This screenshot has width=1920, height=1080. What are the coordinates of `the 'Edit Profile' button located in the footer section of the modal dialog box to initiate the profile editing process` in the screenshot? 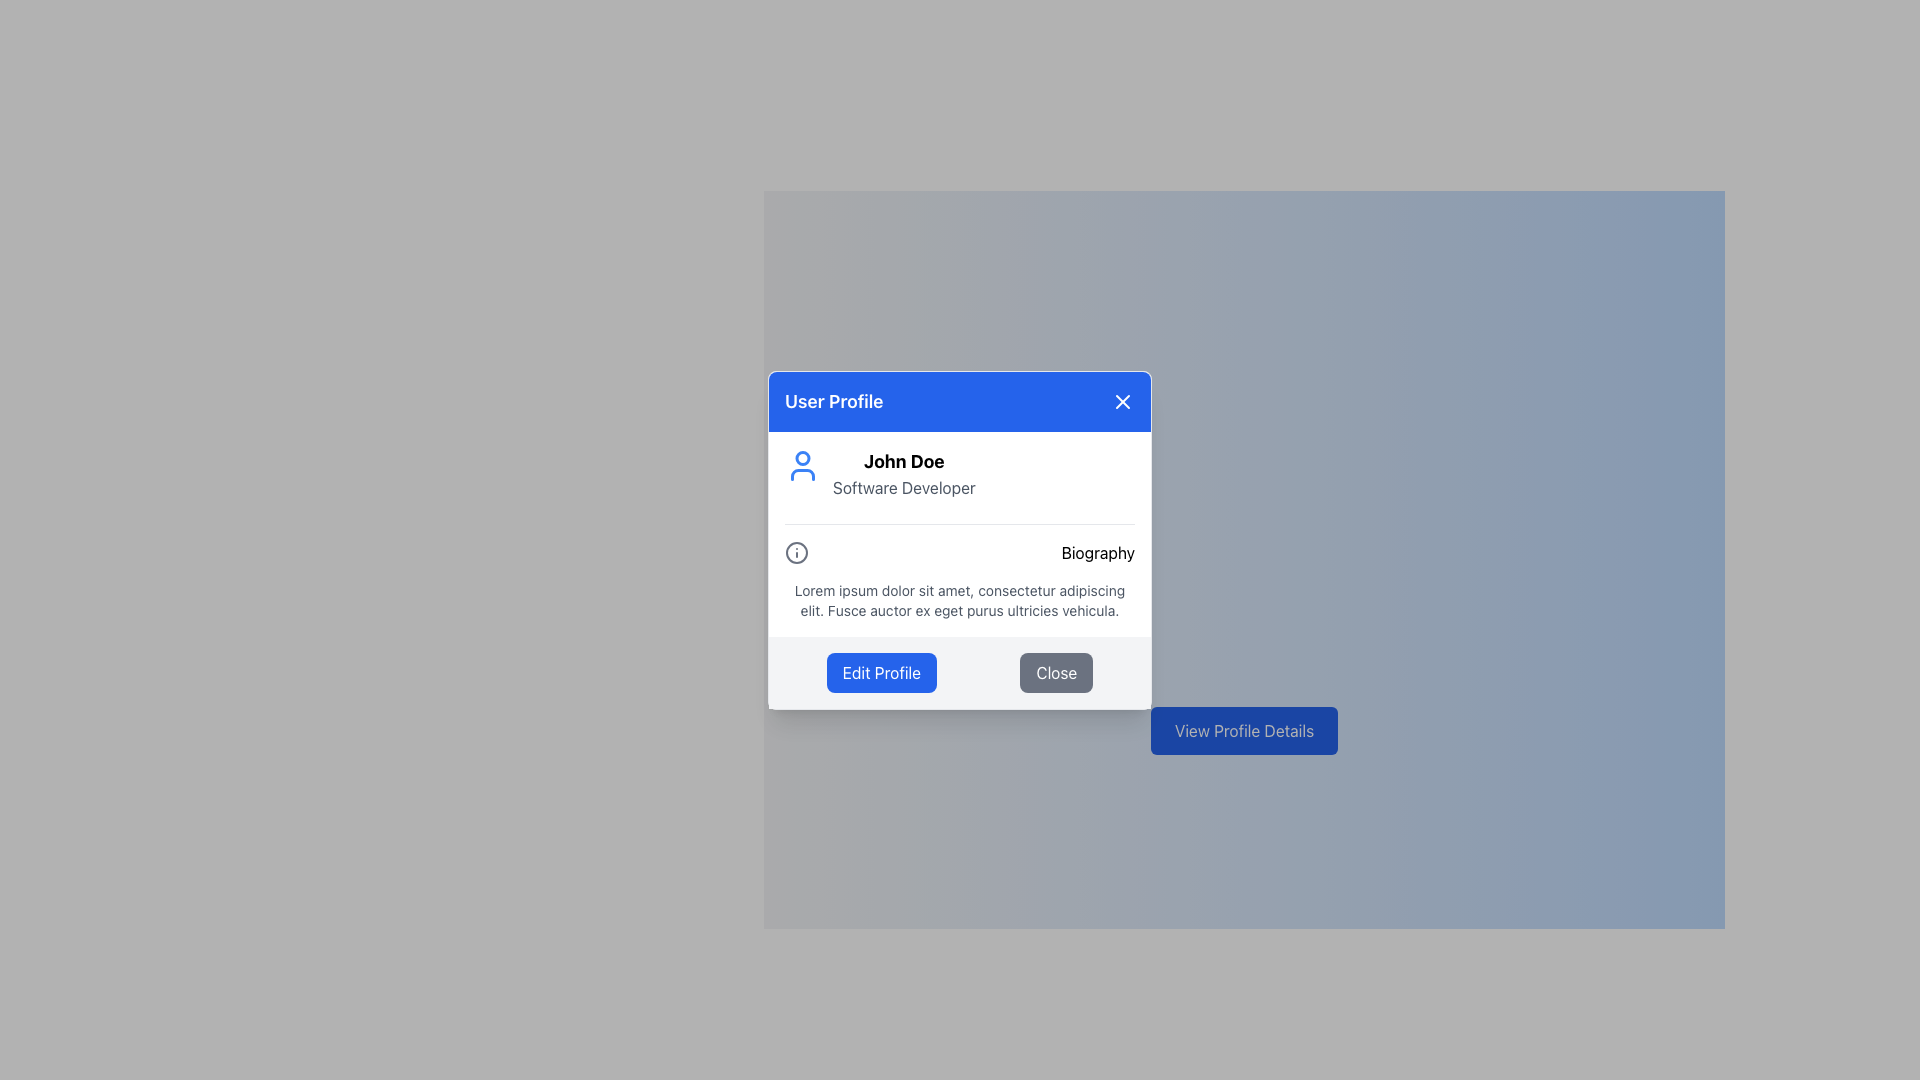 It's located at (880, 672).